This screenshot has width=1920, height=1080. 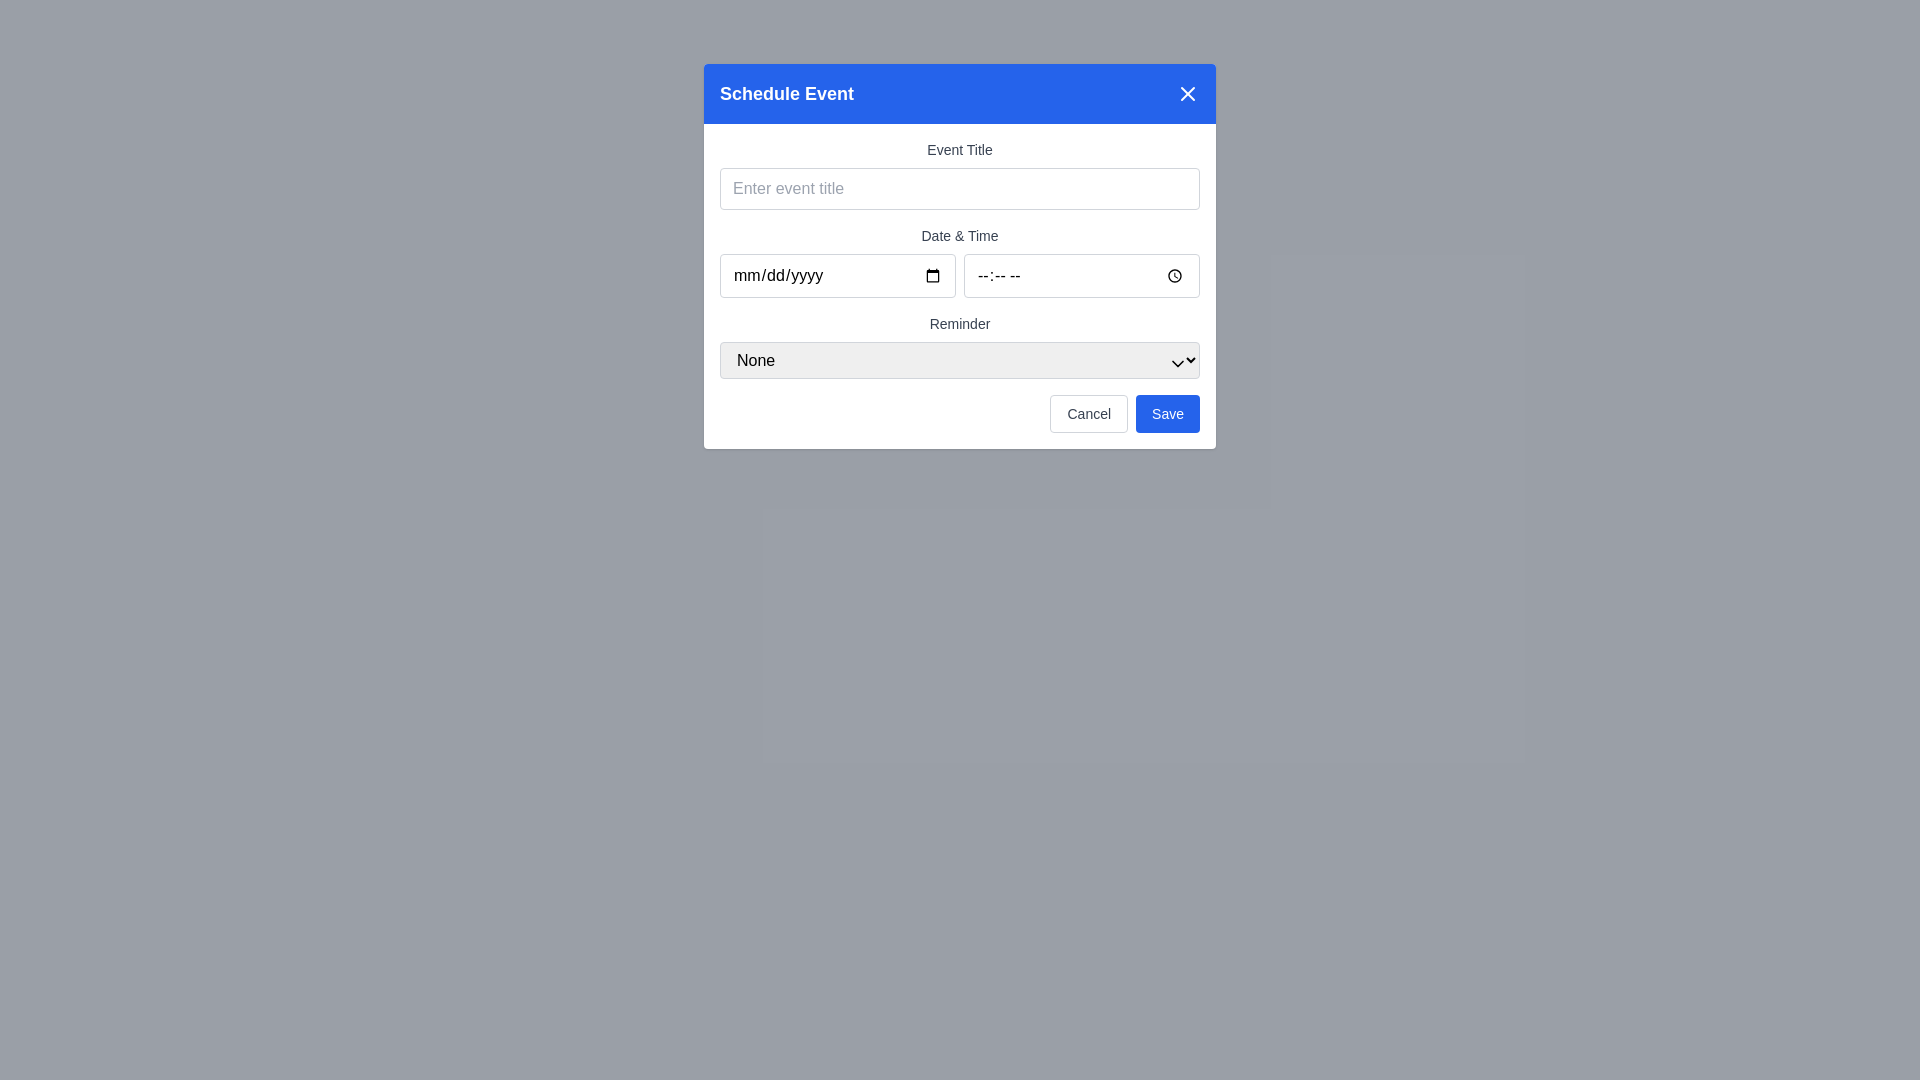 I want to click on the 'Reminder' dropdown menu in the 'Schedule Event' form, so click(x=960, y=345).